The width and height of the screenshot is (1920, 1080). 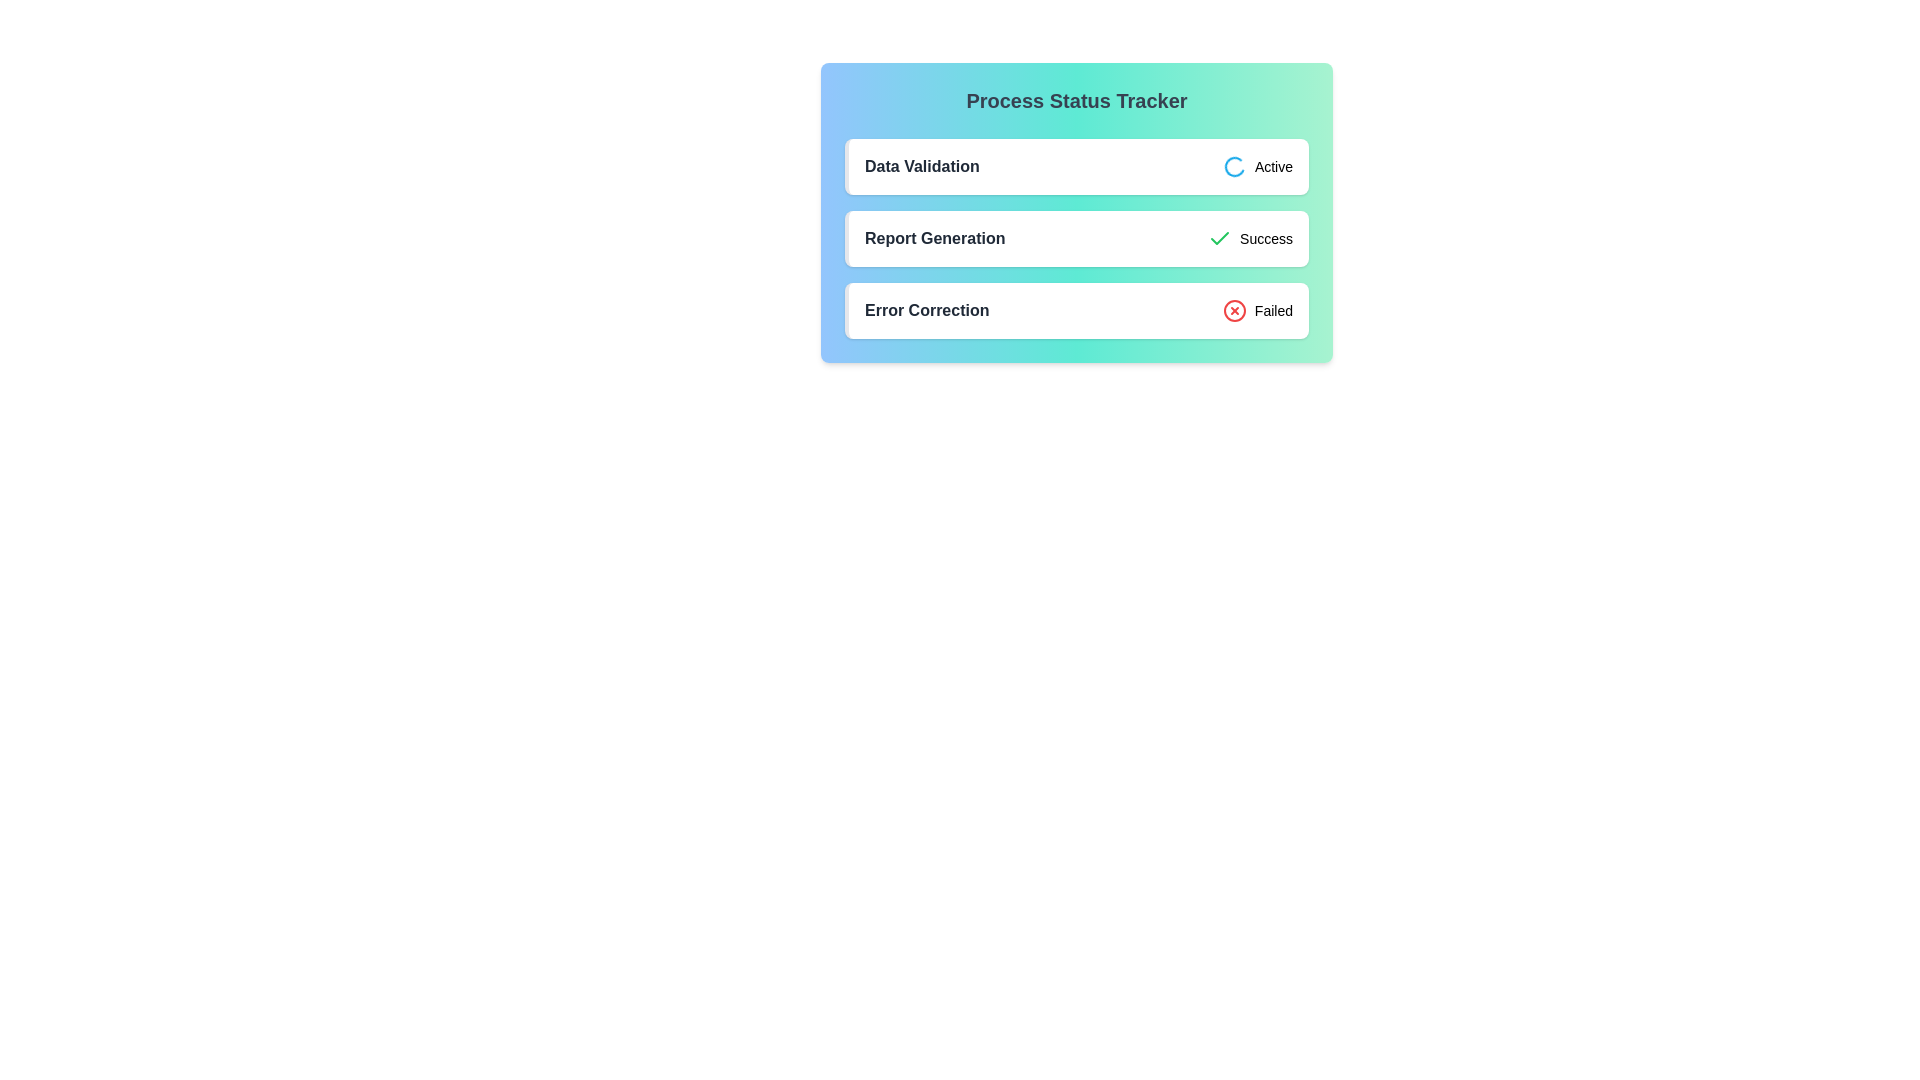 I want to click on the status card indicating the successful completion of the 'Report Generation' process, which is the second item in a vertical list of three items, so click(x=1075, y=238).